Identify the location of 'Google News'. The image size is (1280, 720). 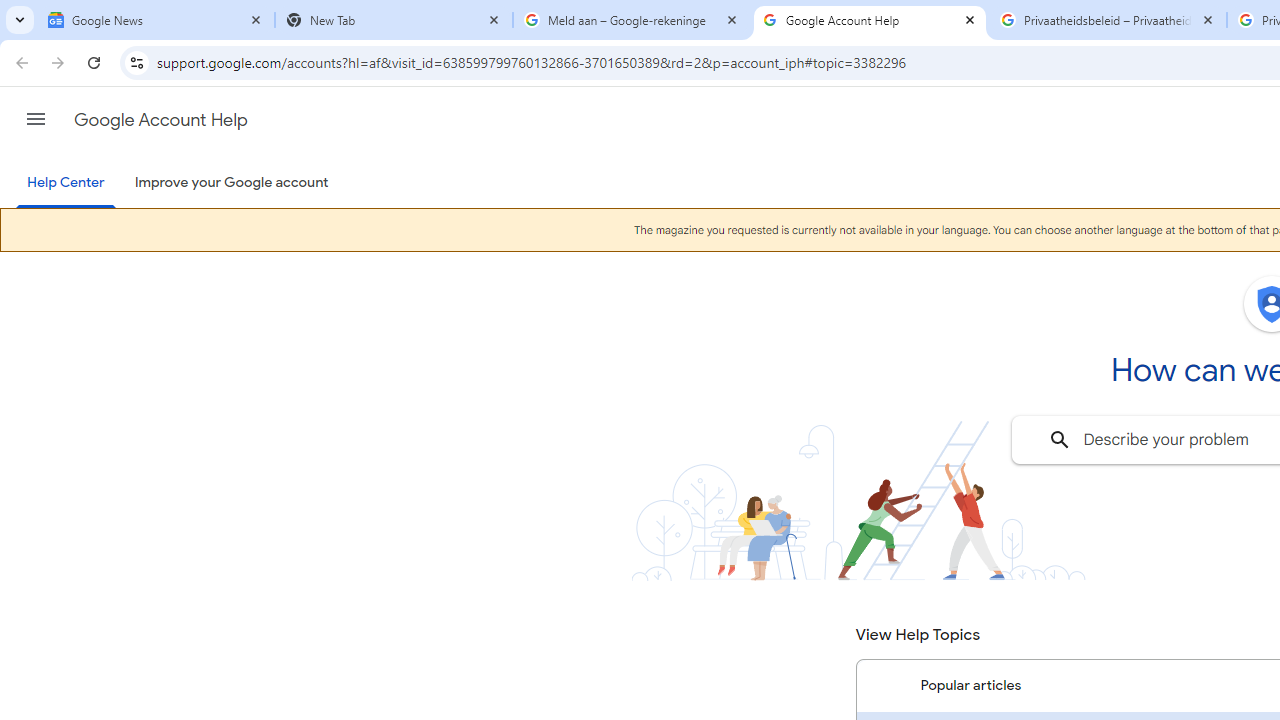
(155, 20).